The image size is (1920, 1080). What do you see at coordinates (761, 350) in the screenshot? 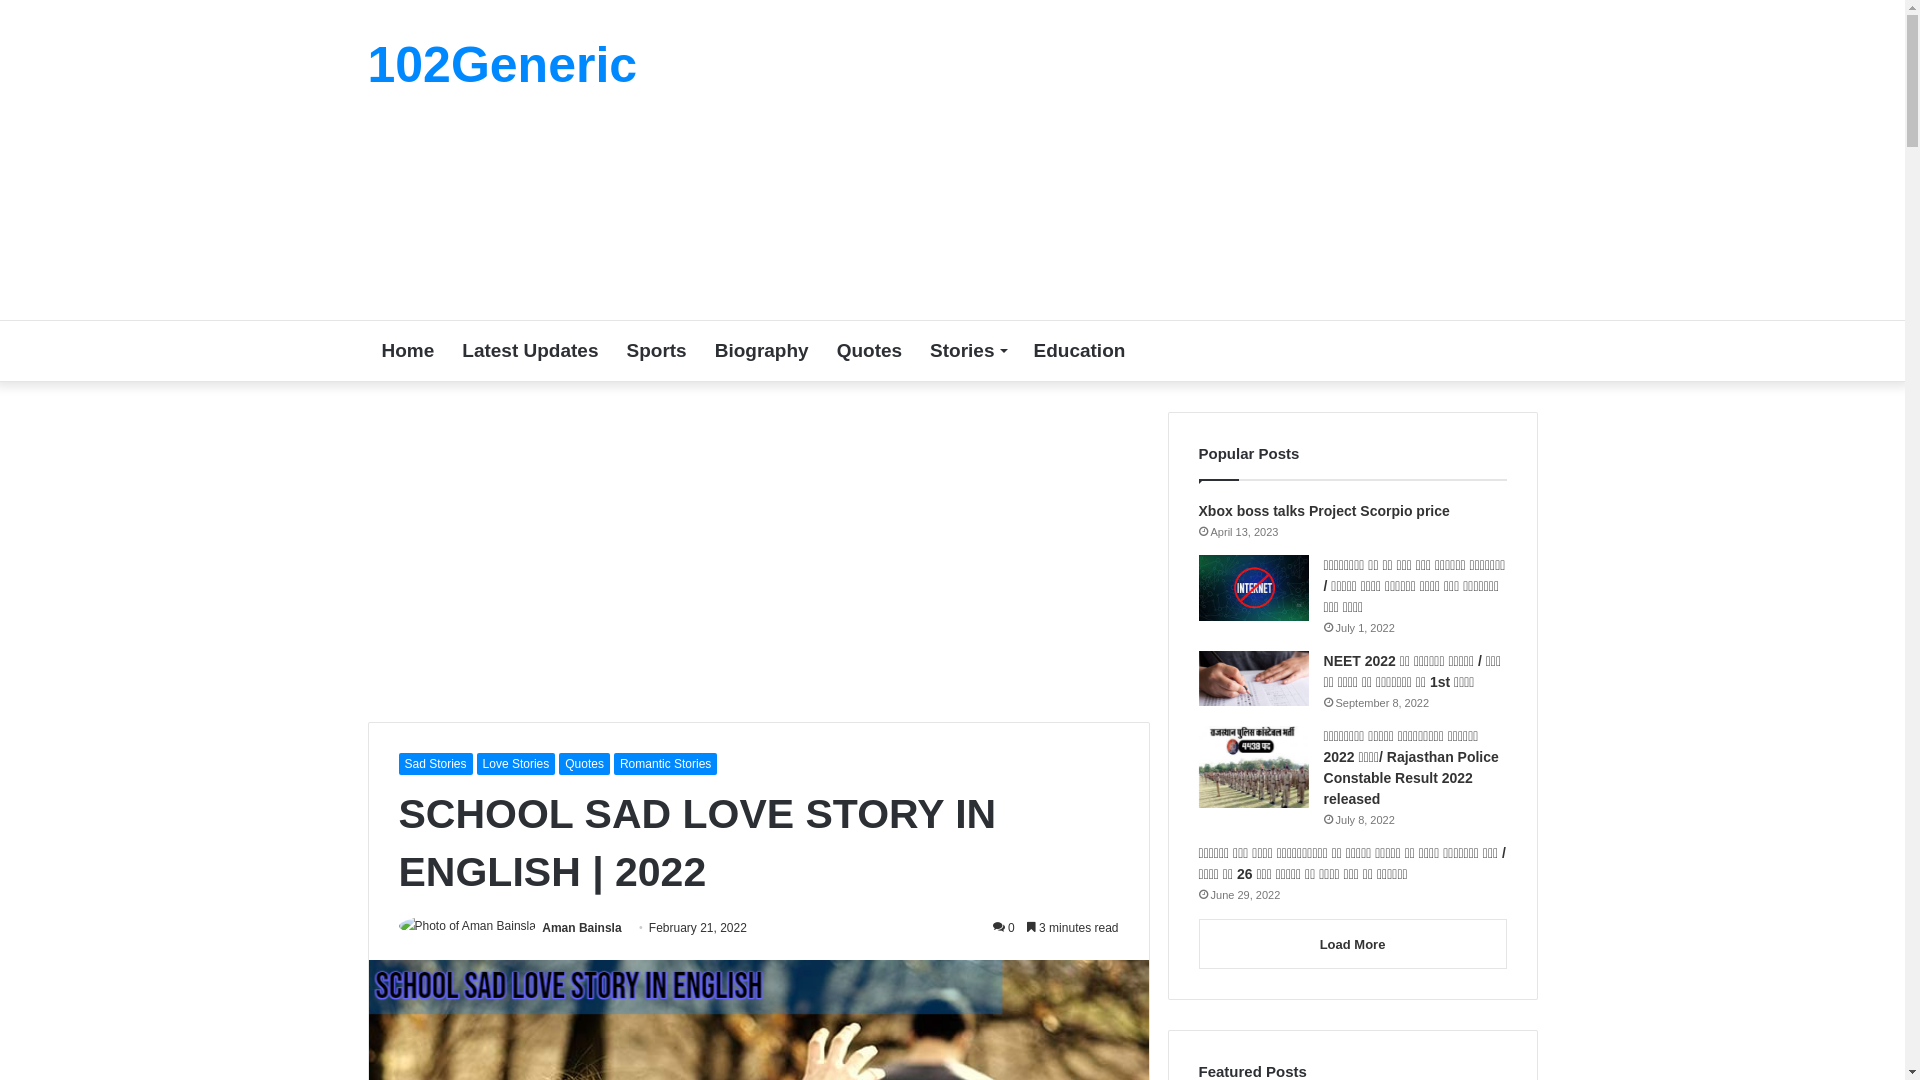
I see `'Biography'` at bounding box center [761, 350].